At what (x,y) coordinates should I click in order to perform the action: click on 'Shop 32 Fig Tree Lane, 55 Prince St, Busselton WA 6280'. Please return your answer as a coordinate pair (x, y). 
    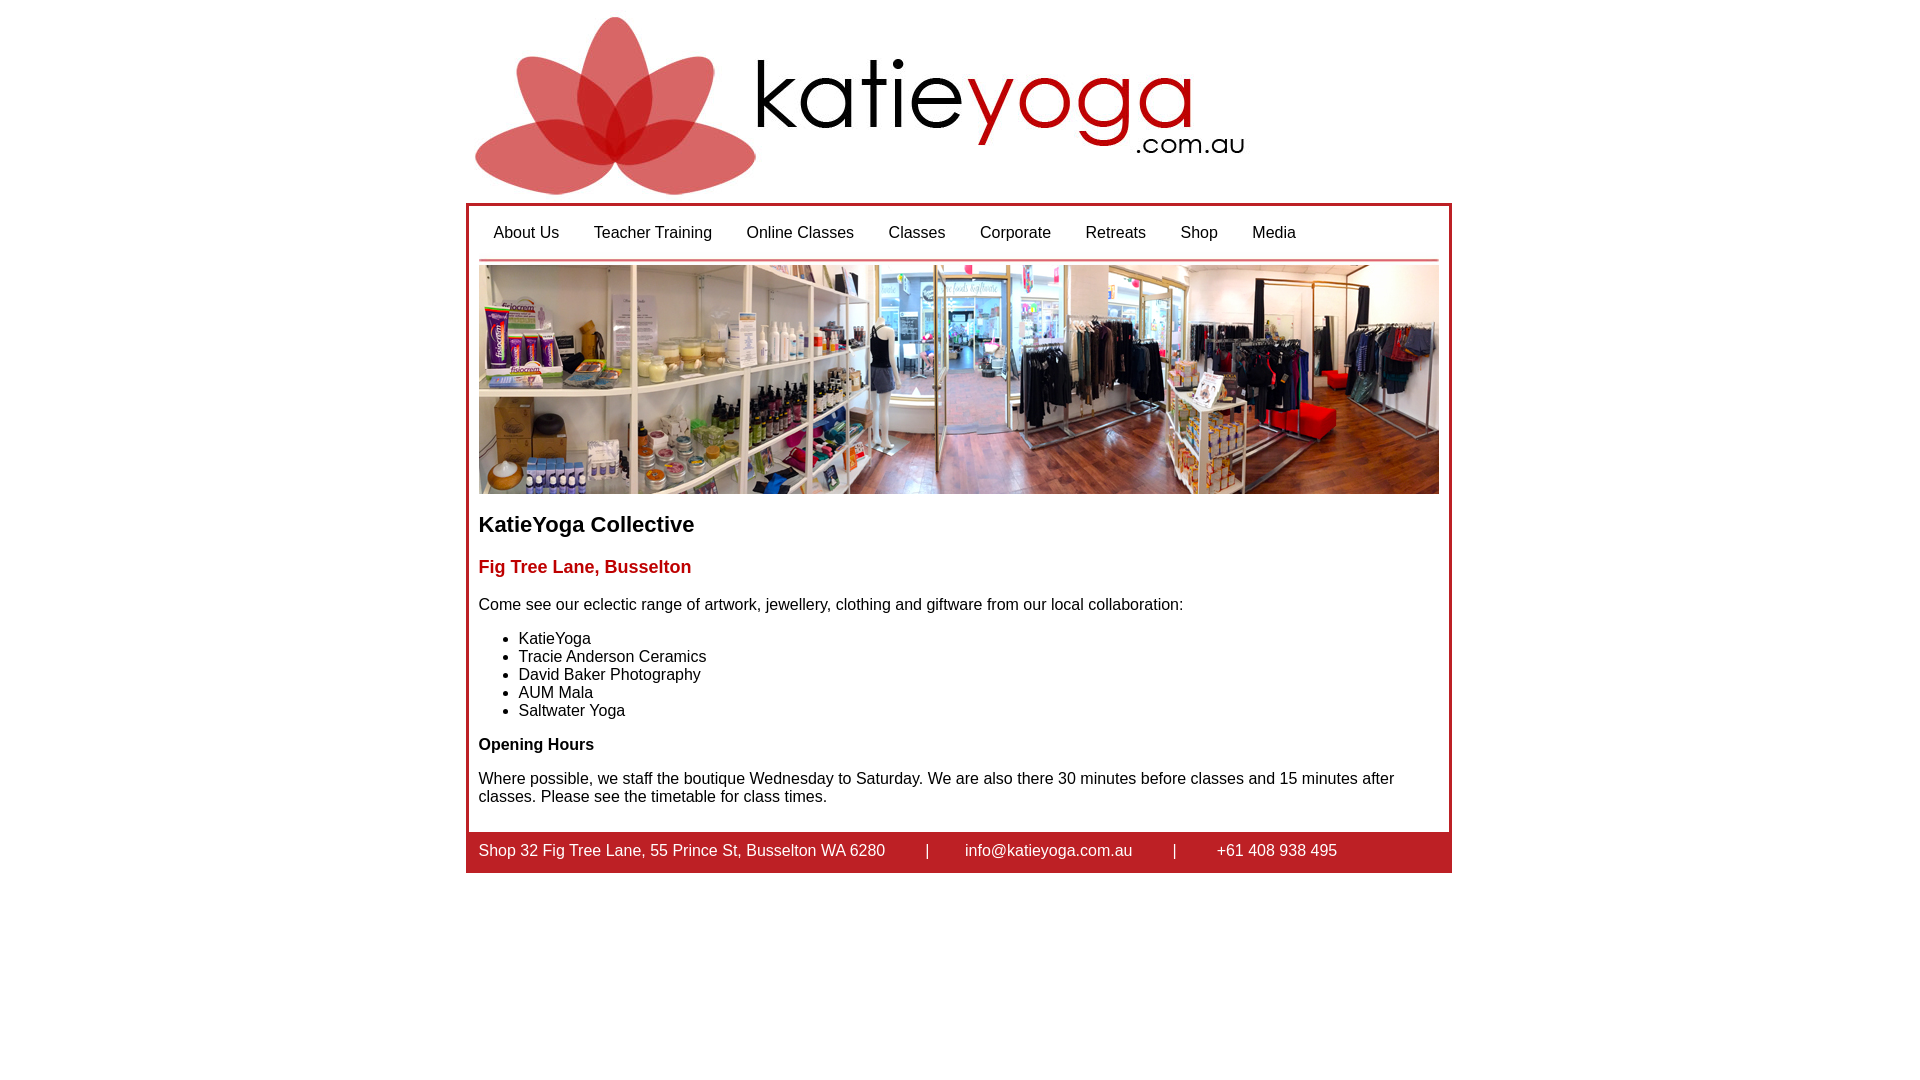
    Looking at the image, I should click on (681, 850).